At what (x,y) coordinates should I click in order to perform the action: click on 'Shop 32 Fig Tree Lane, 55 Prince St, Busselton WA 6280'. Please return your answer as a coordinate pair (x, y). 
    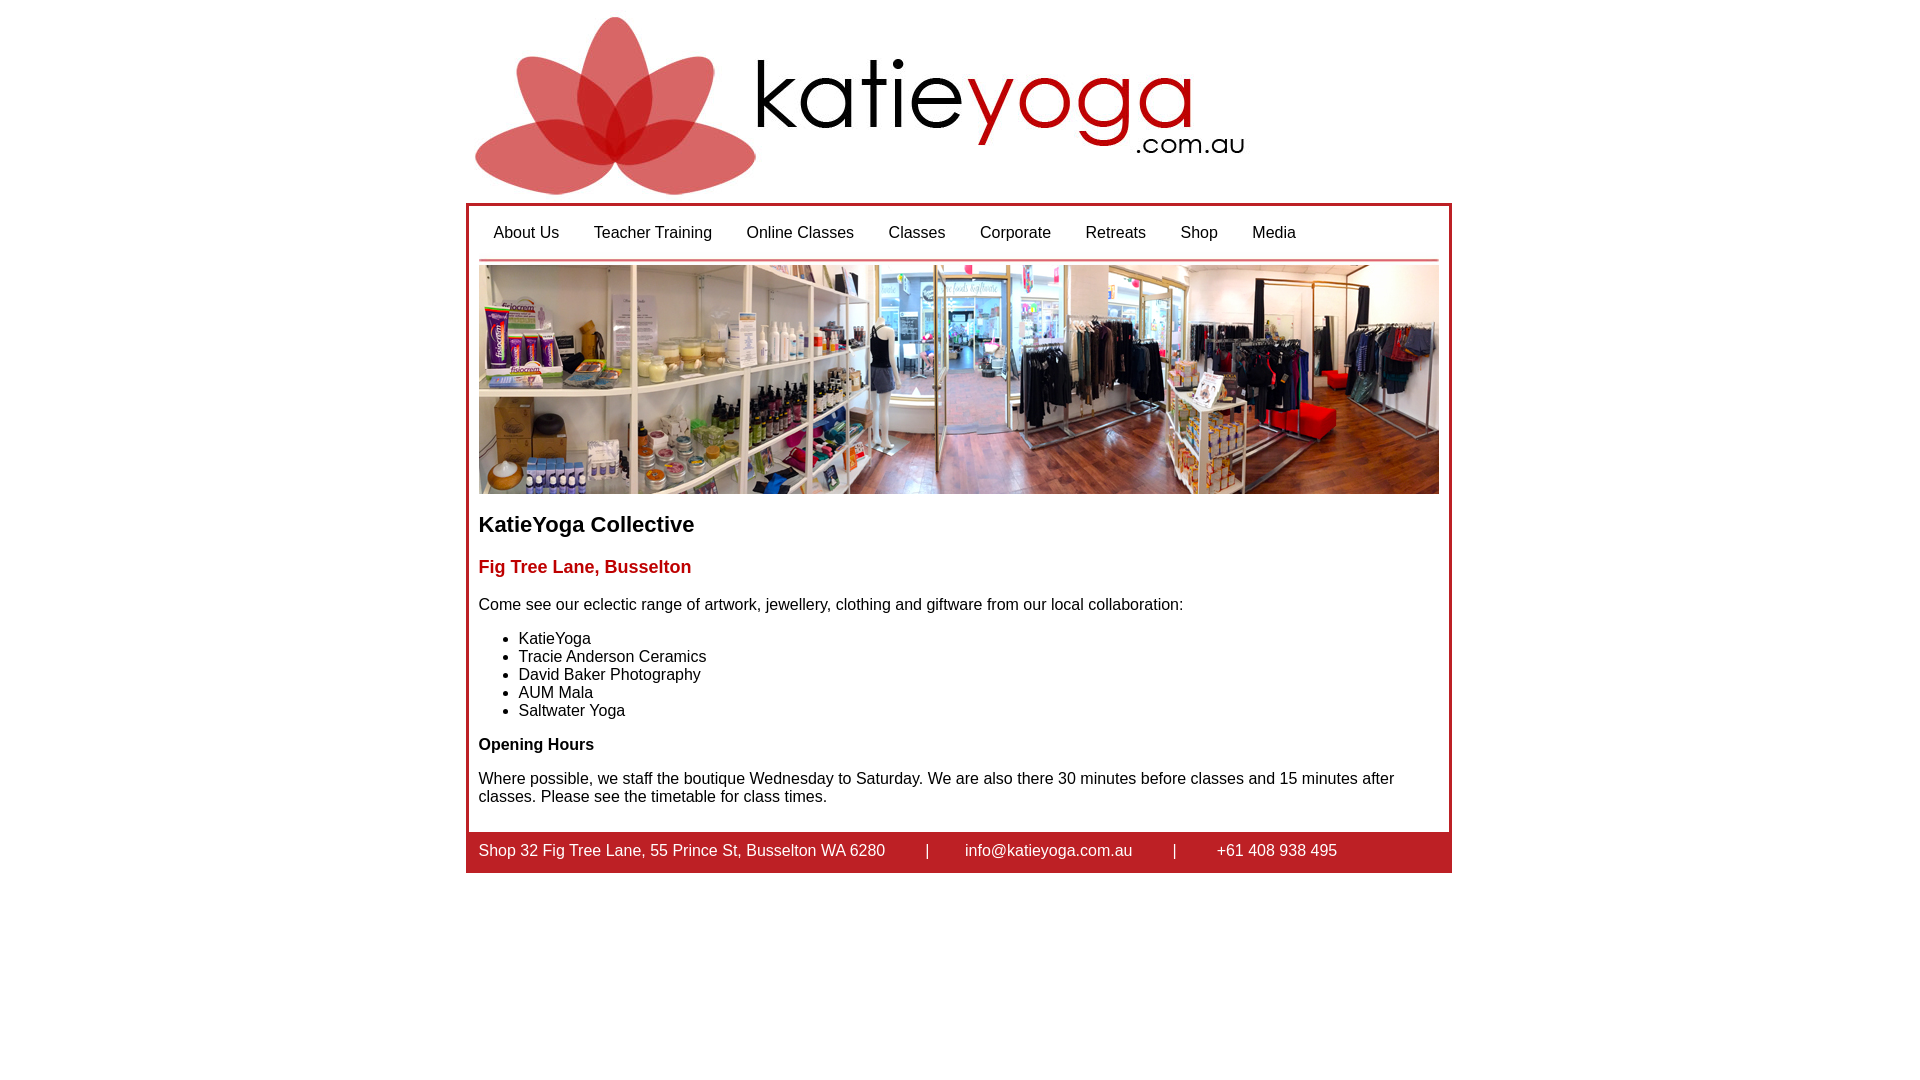
    Looking at the image, I should click on (681, 850).